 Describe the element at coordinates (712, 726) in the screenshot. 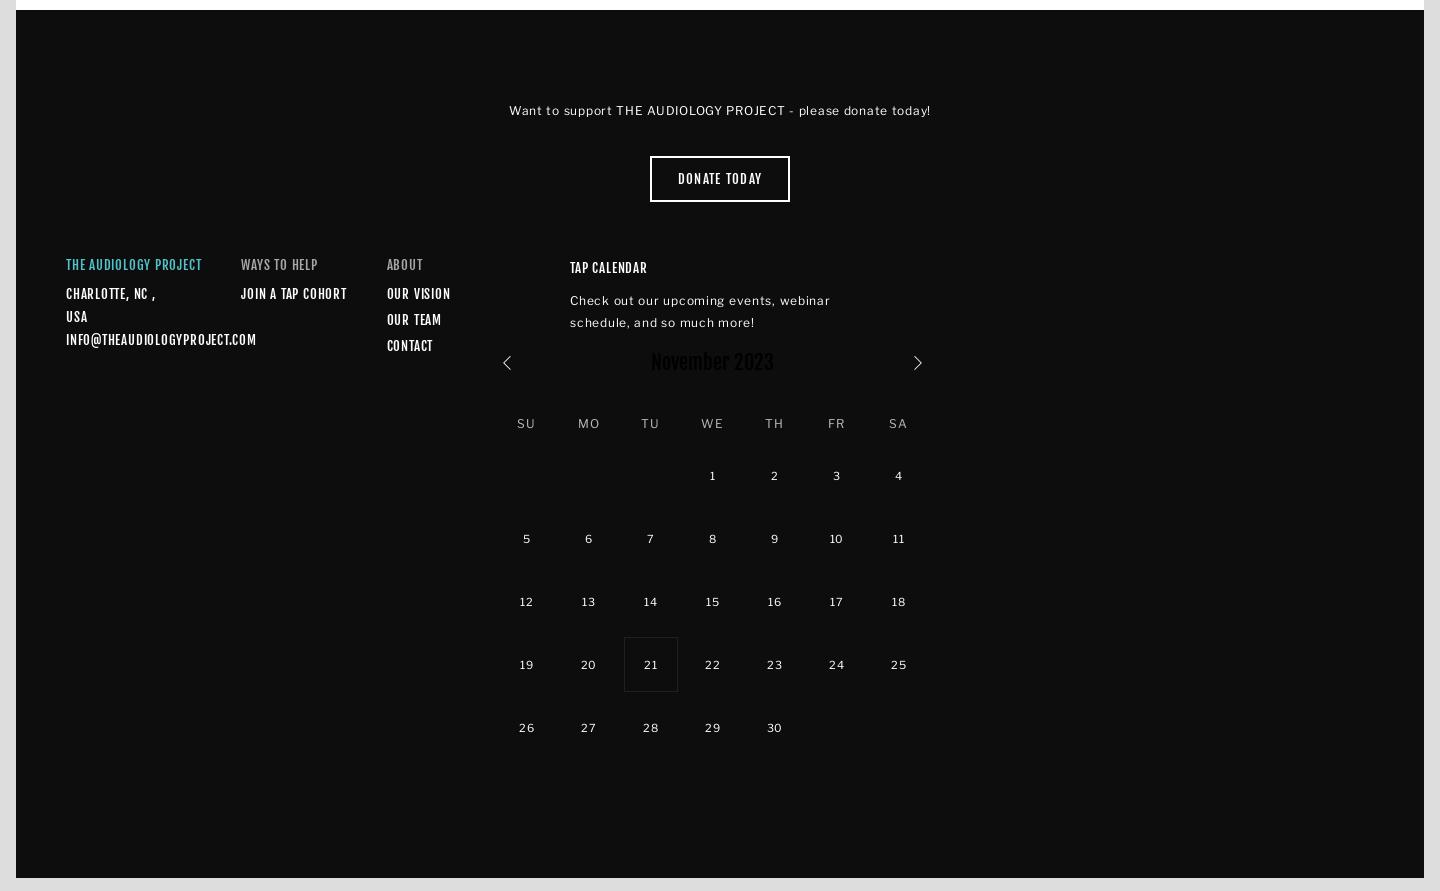

I see `'29'` at that location.